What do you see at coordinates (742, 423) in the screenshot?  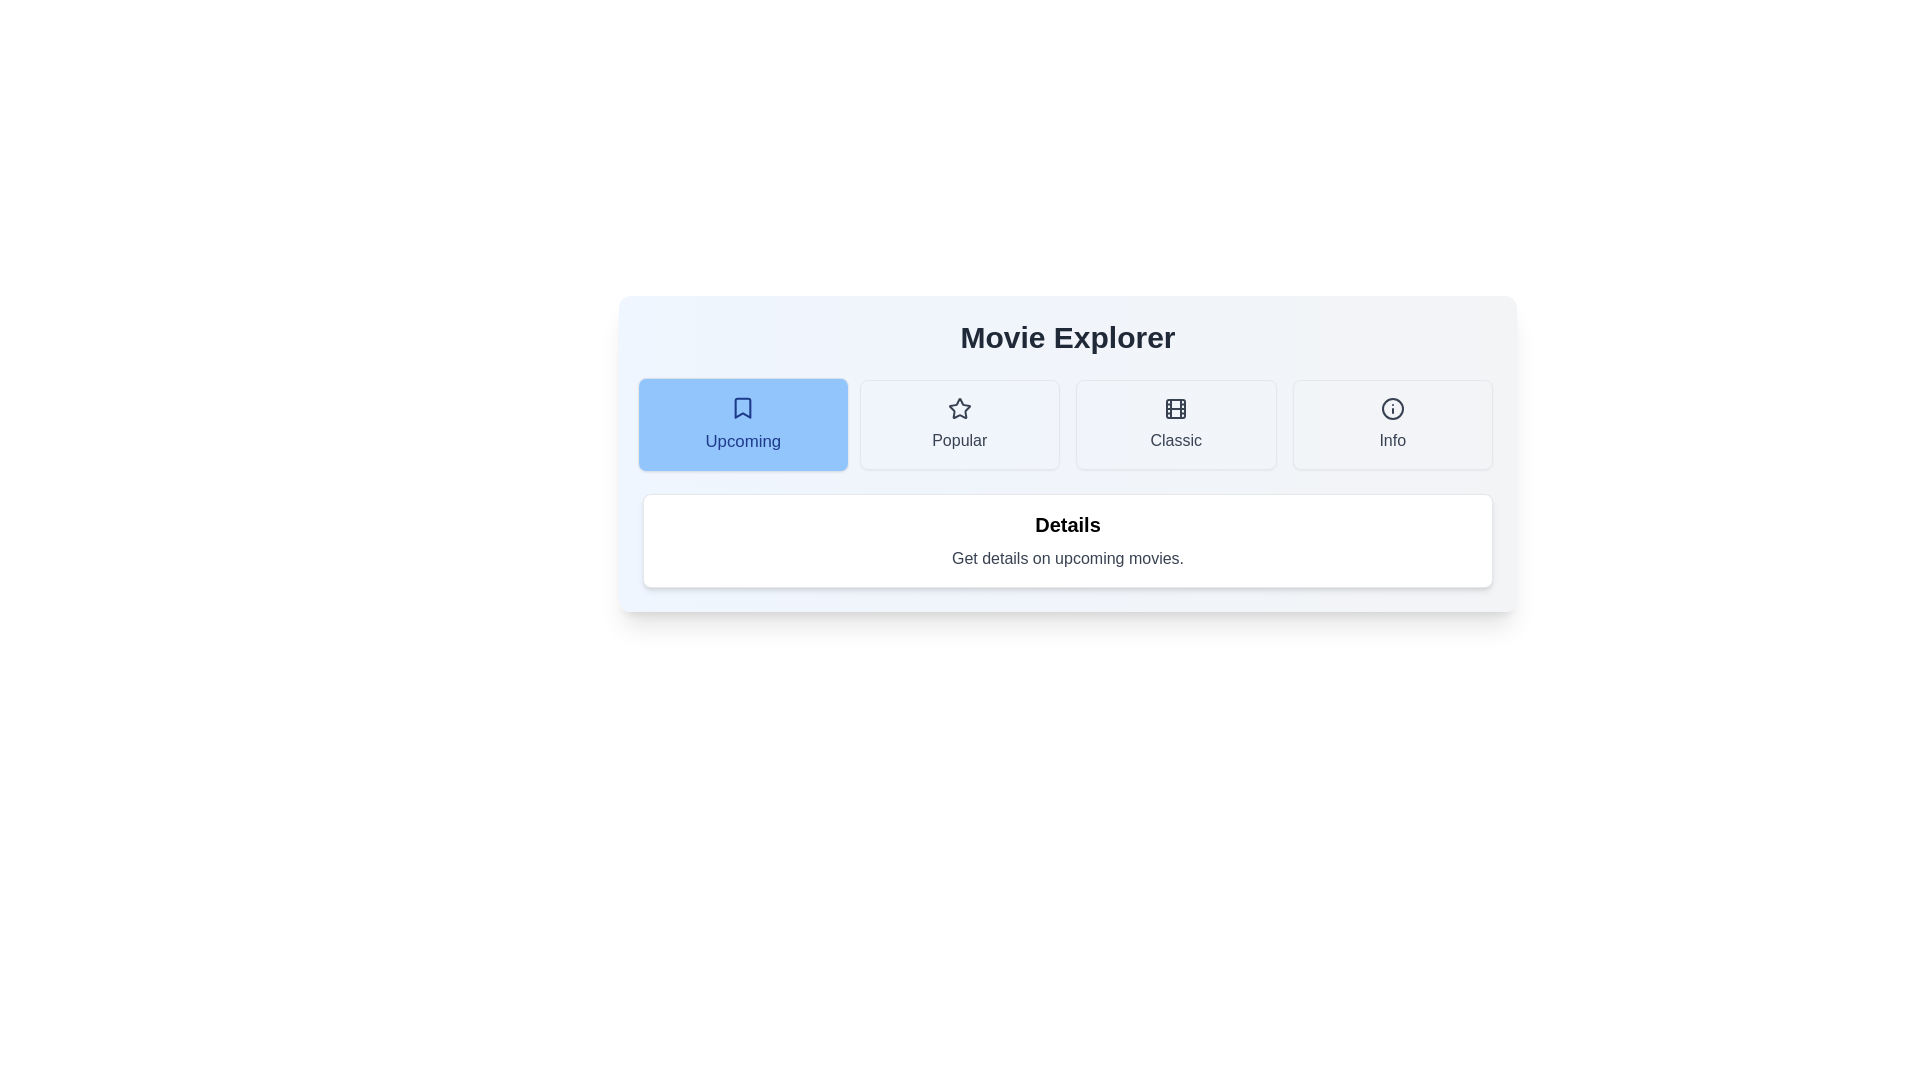 I see `the Clickable card located in the first column under the 'Movie Explorer' heading for keyboard navigation` at bounding box center [742, 423].